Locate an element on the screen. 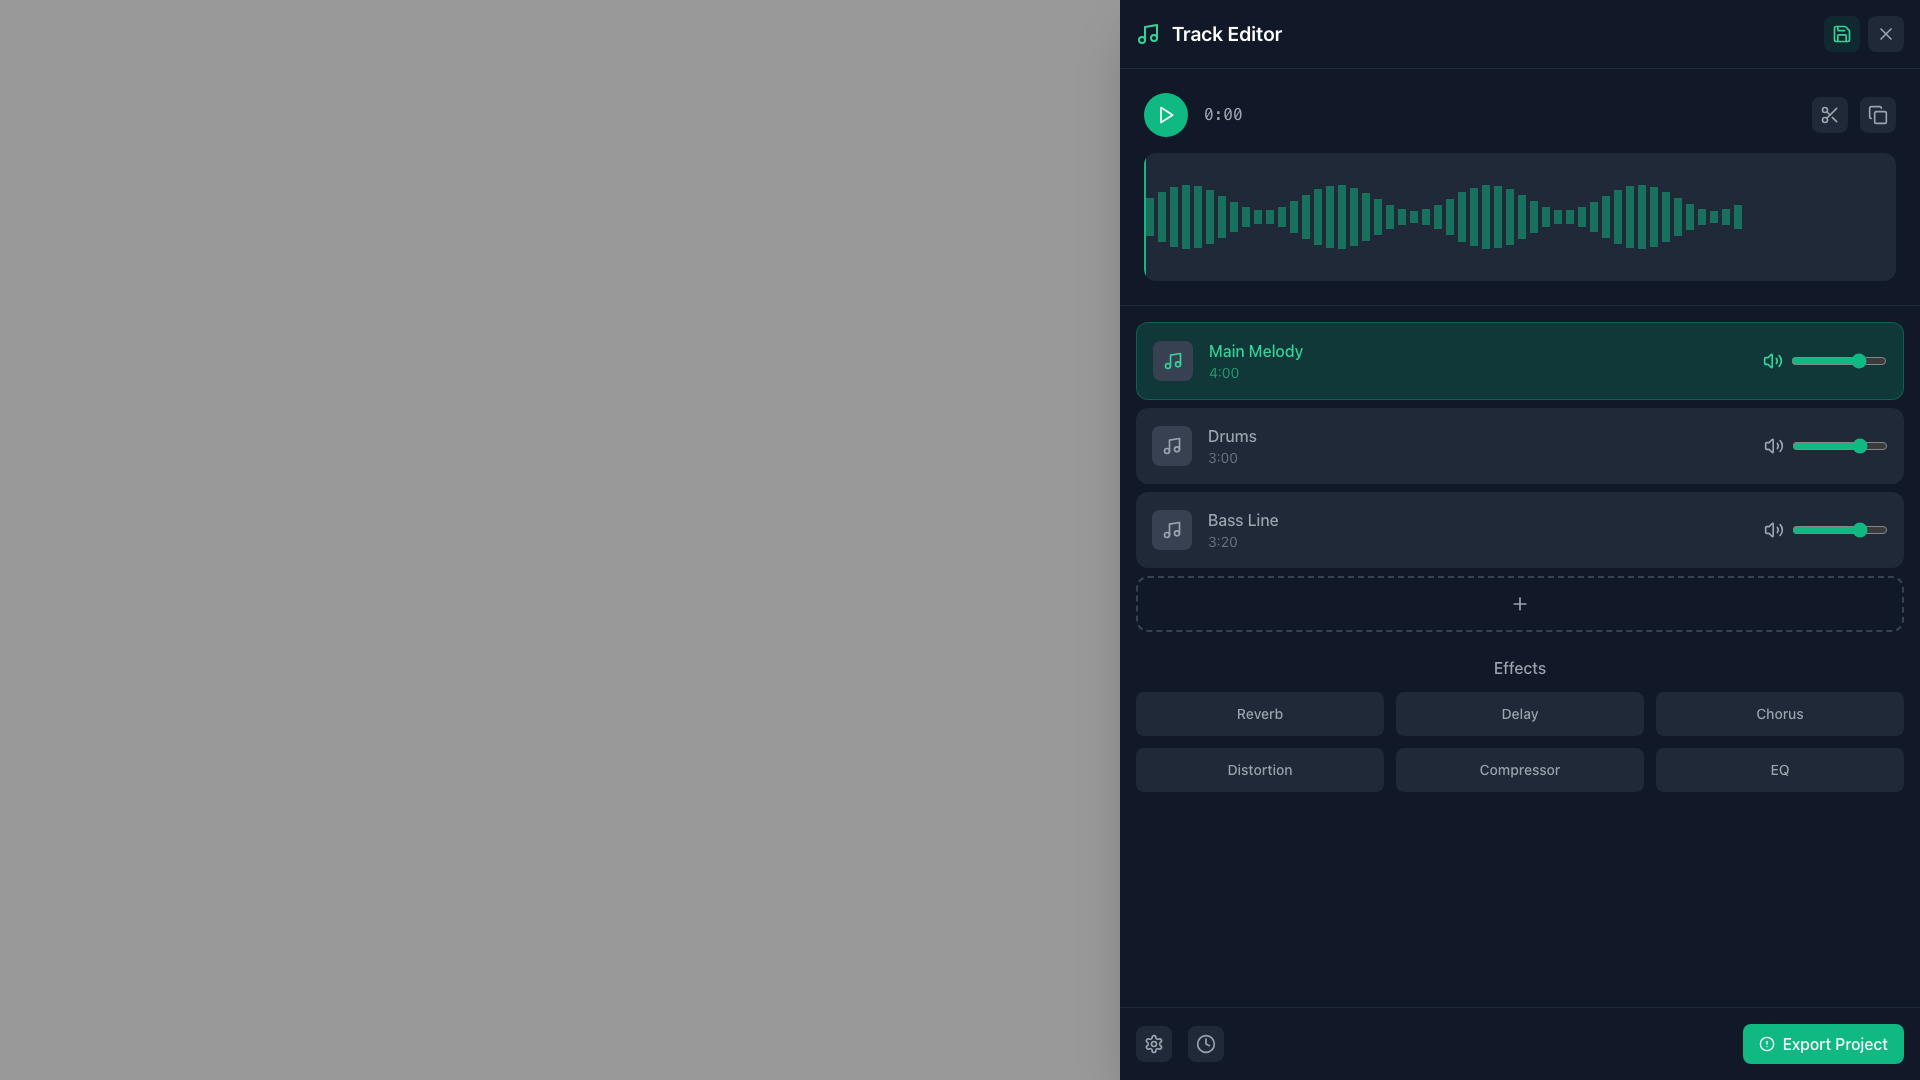 Image resolution: width=1920 pixels, height=1080 pixels. the 19th bar in the waveform data visualization is located at coordinates (1365, 216).